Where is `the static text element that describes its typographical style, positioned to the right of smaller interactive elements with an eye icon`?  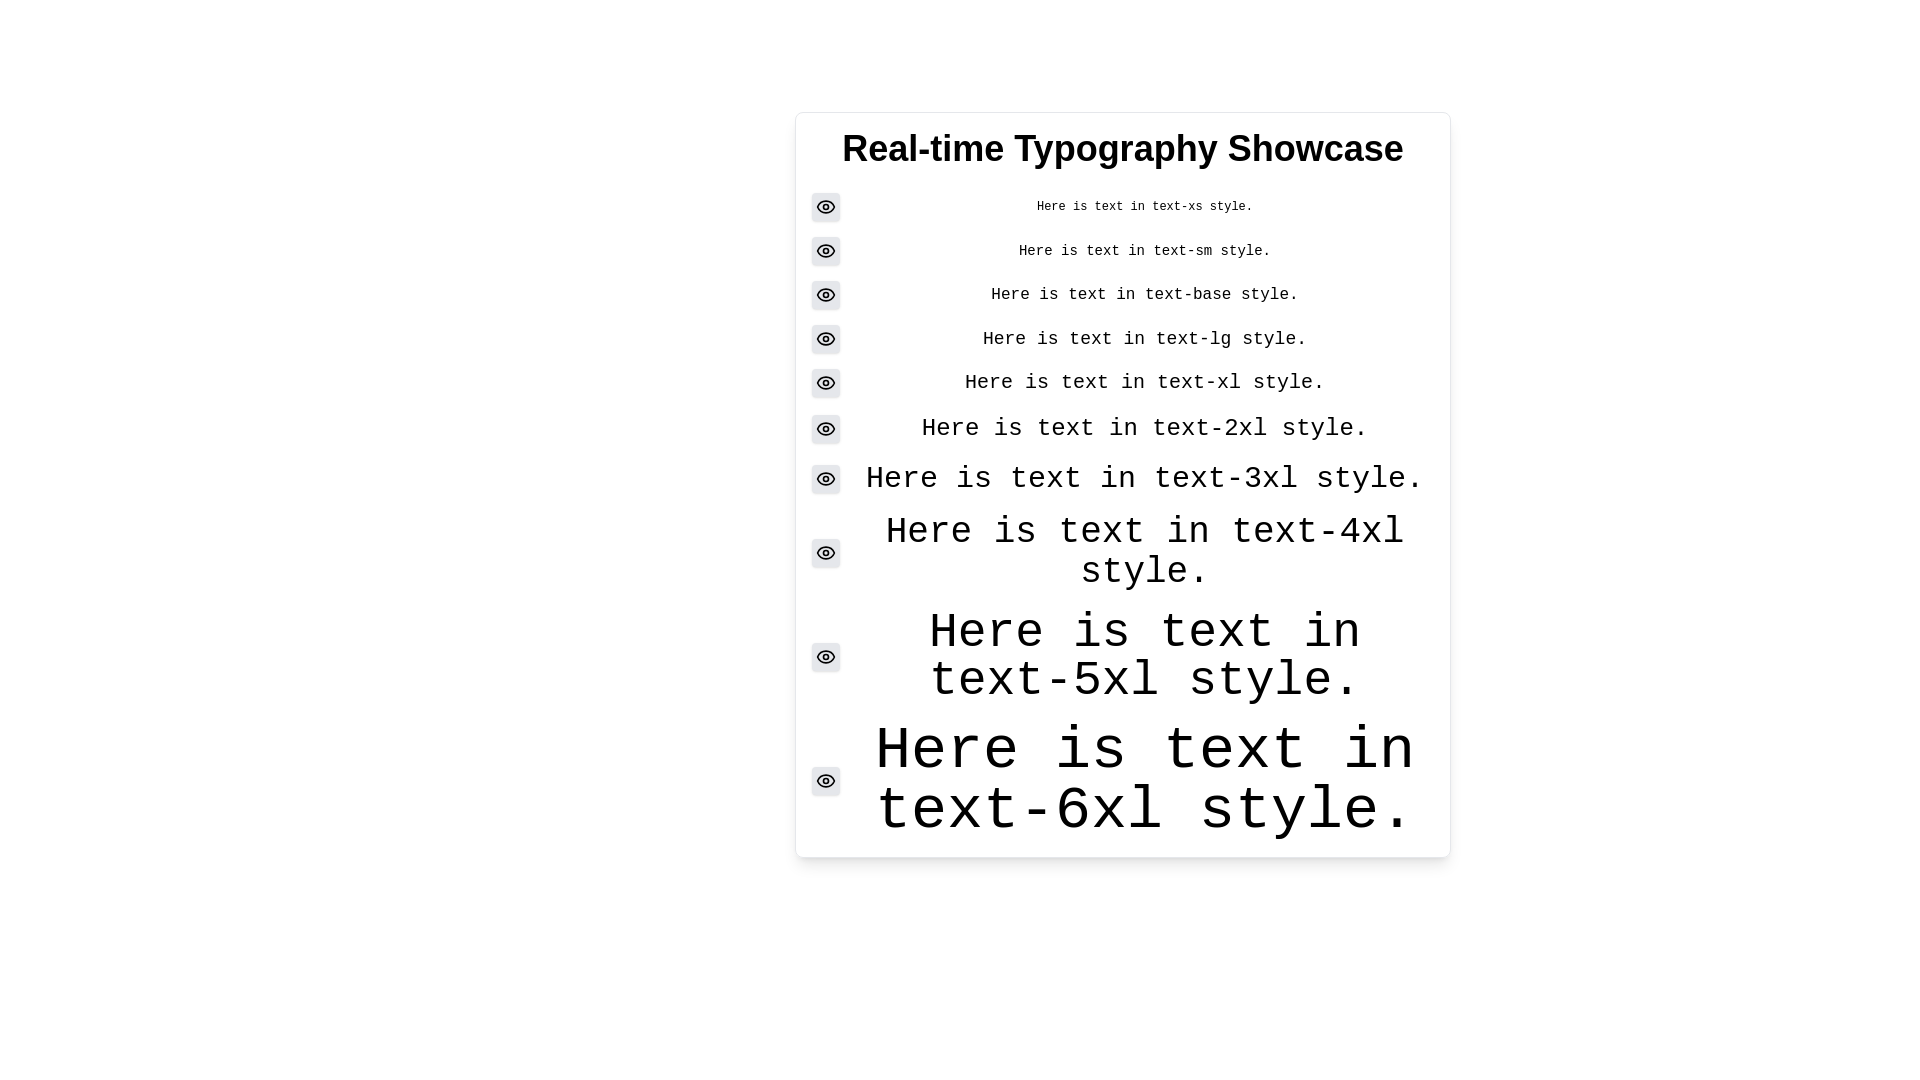
the static text element that describes its typographical style, positioned to the right of smaller interactive elements with an eye icon is located at coordinates (1145, 294).